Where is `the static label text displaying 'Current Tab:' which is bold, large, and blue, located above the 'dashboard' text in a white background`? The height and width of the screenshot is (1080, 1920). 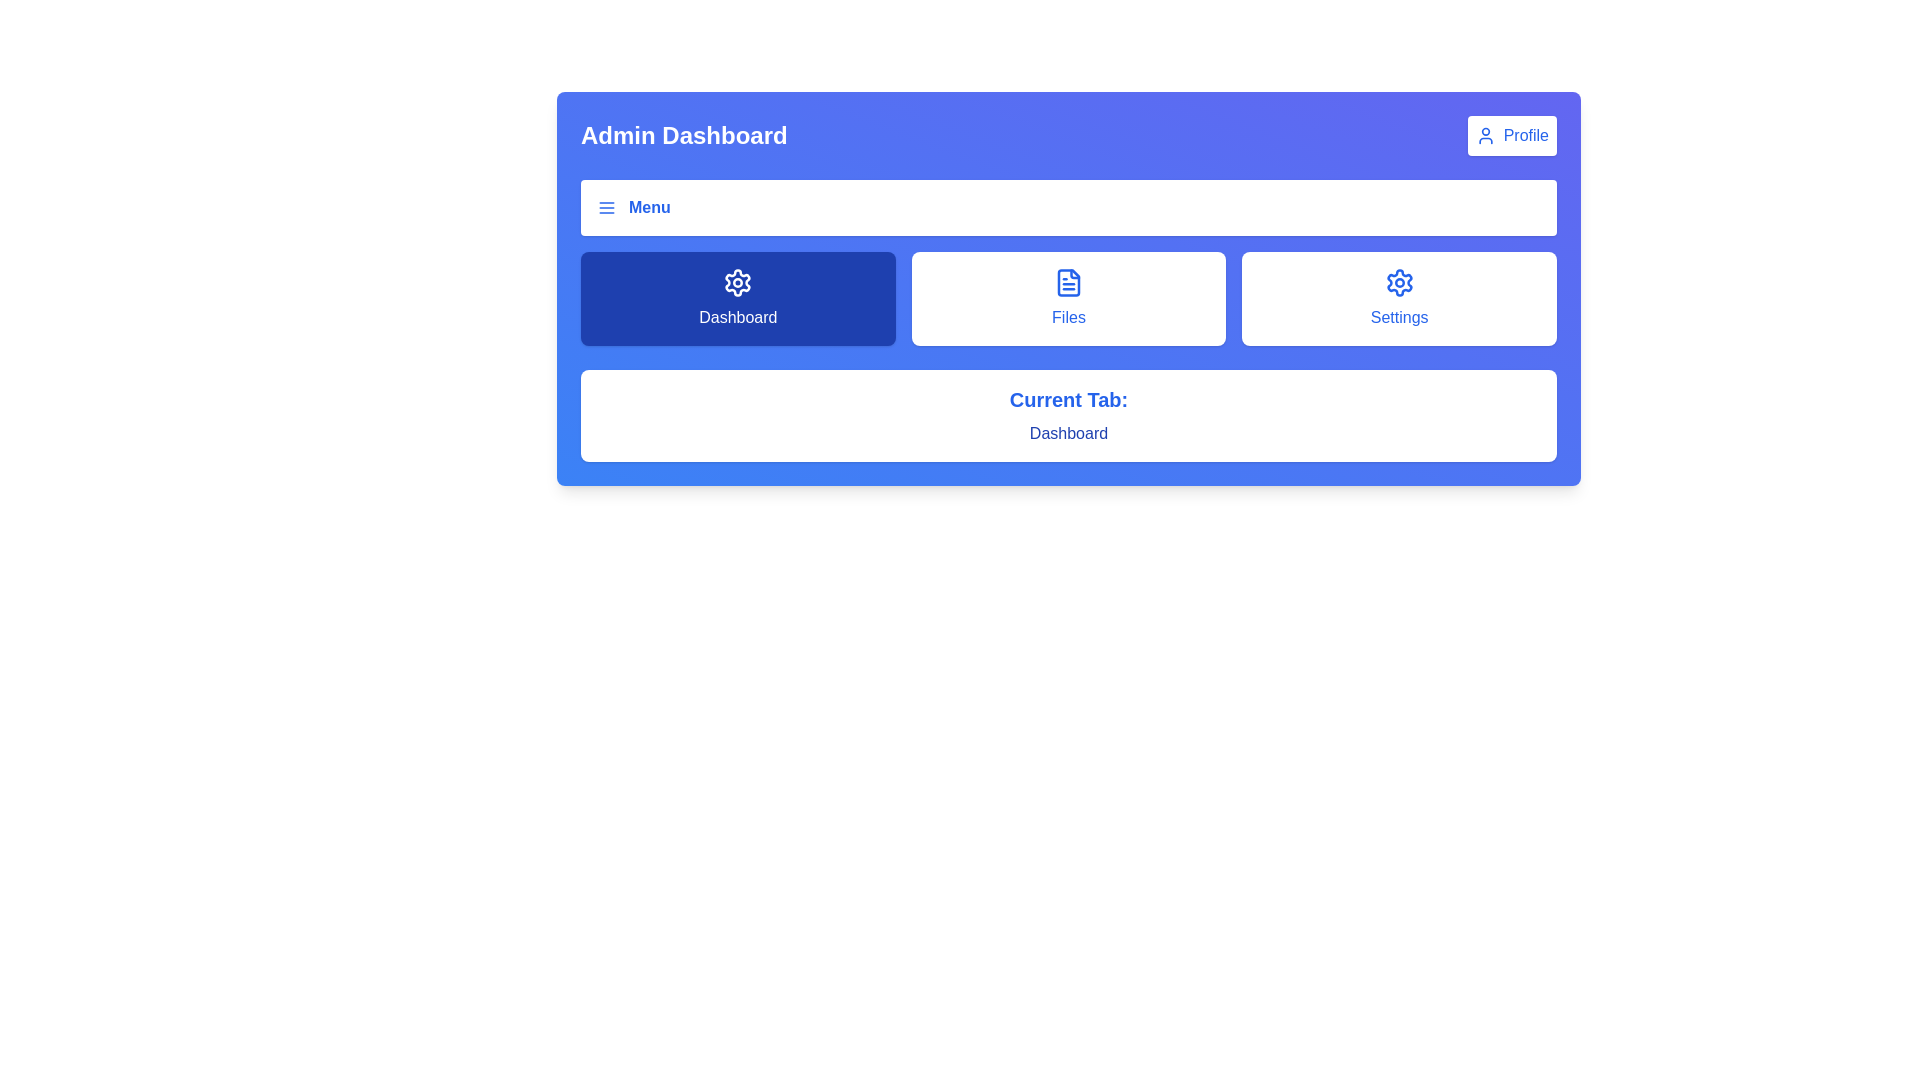 the static label text displaying 'Current Tab:' which is bold, large, and blue, located above the 'dashboard' text in a white background is located at coordinates (1068, 400).